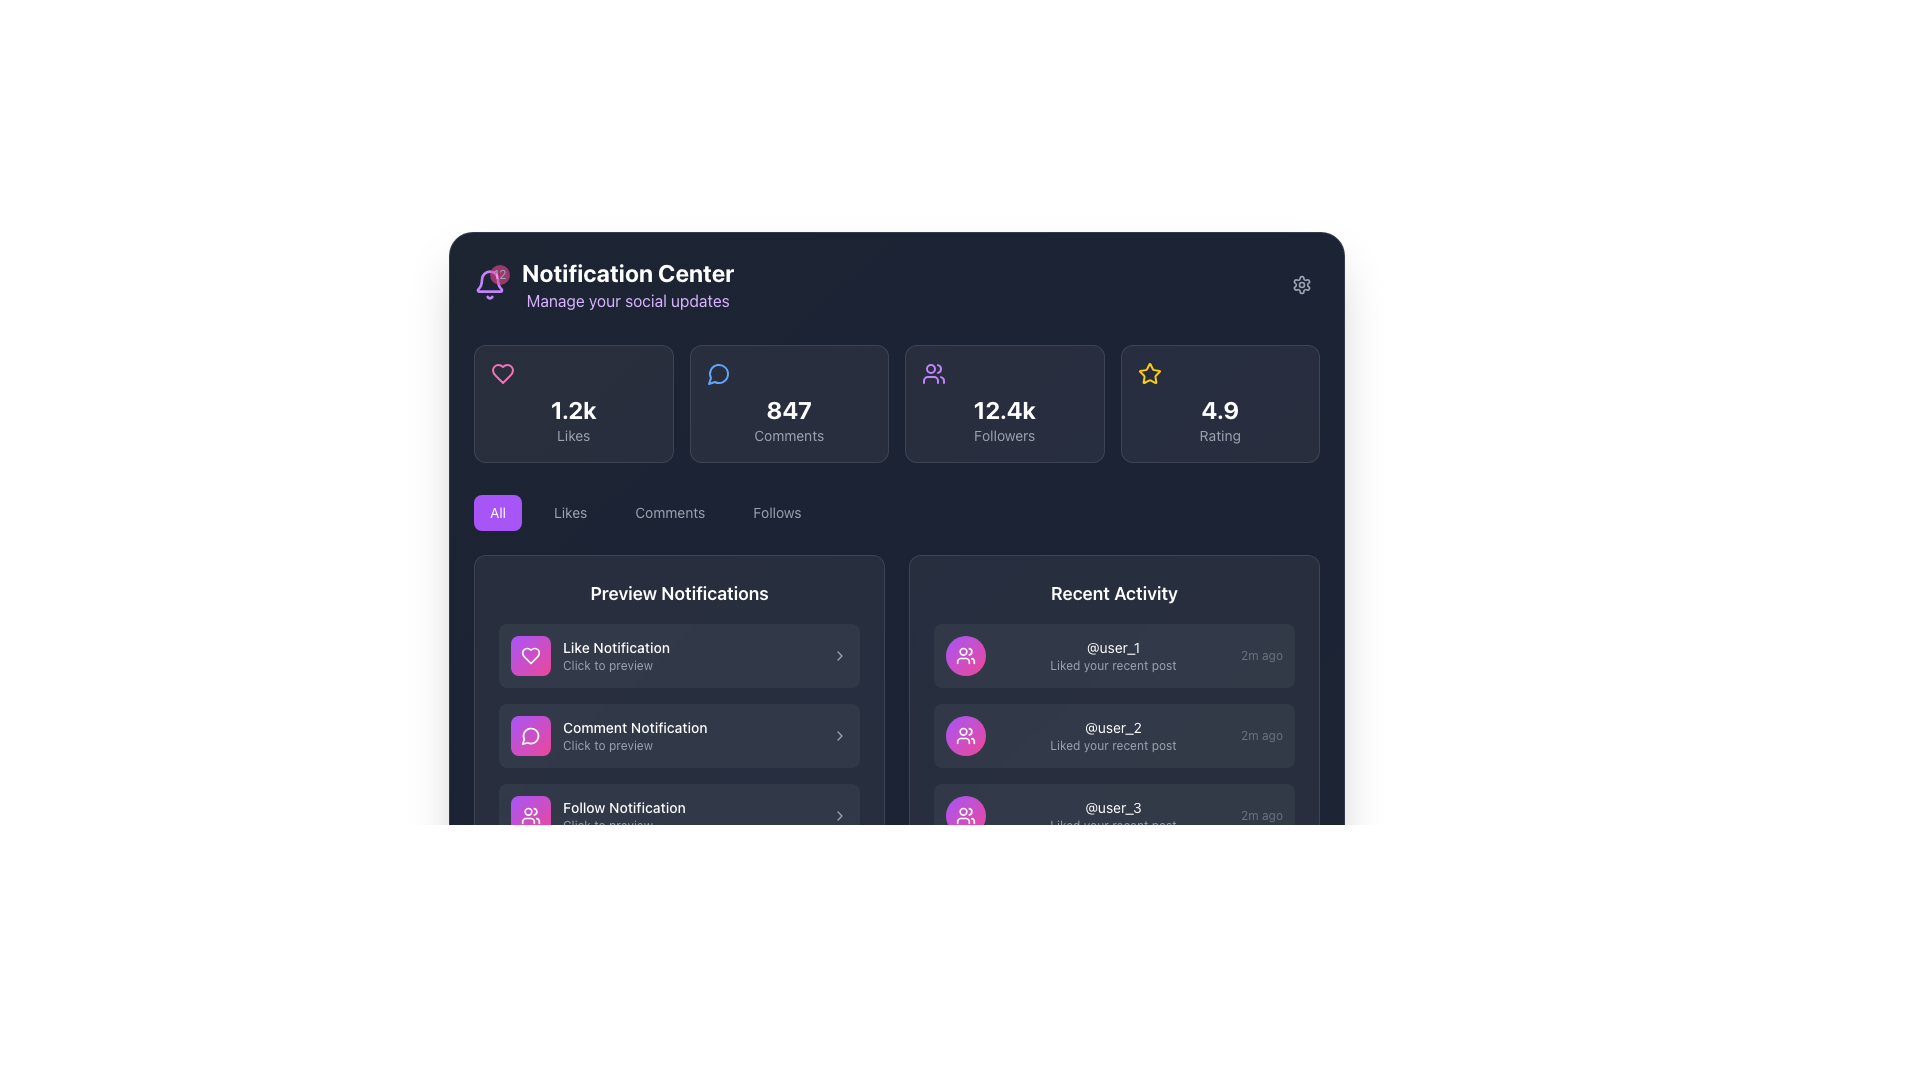 The height and width of the screenshot is (1080, 1920). I want to click on the 'Follow Notification' text block within the 'Preview Notifications' list item, which is styled with white capitalized bold text and smaller gray text below it, so click(691, 816).